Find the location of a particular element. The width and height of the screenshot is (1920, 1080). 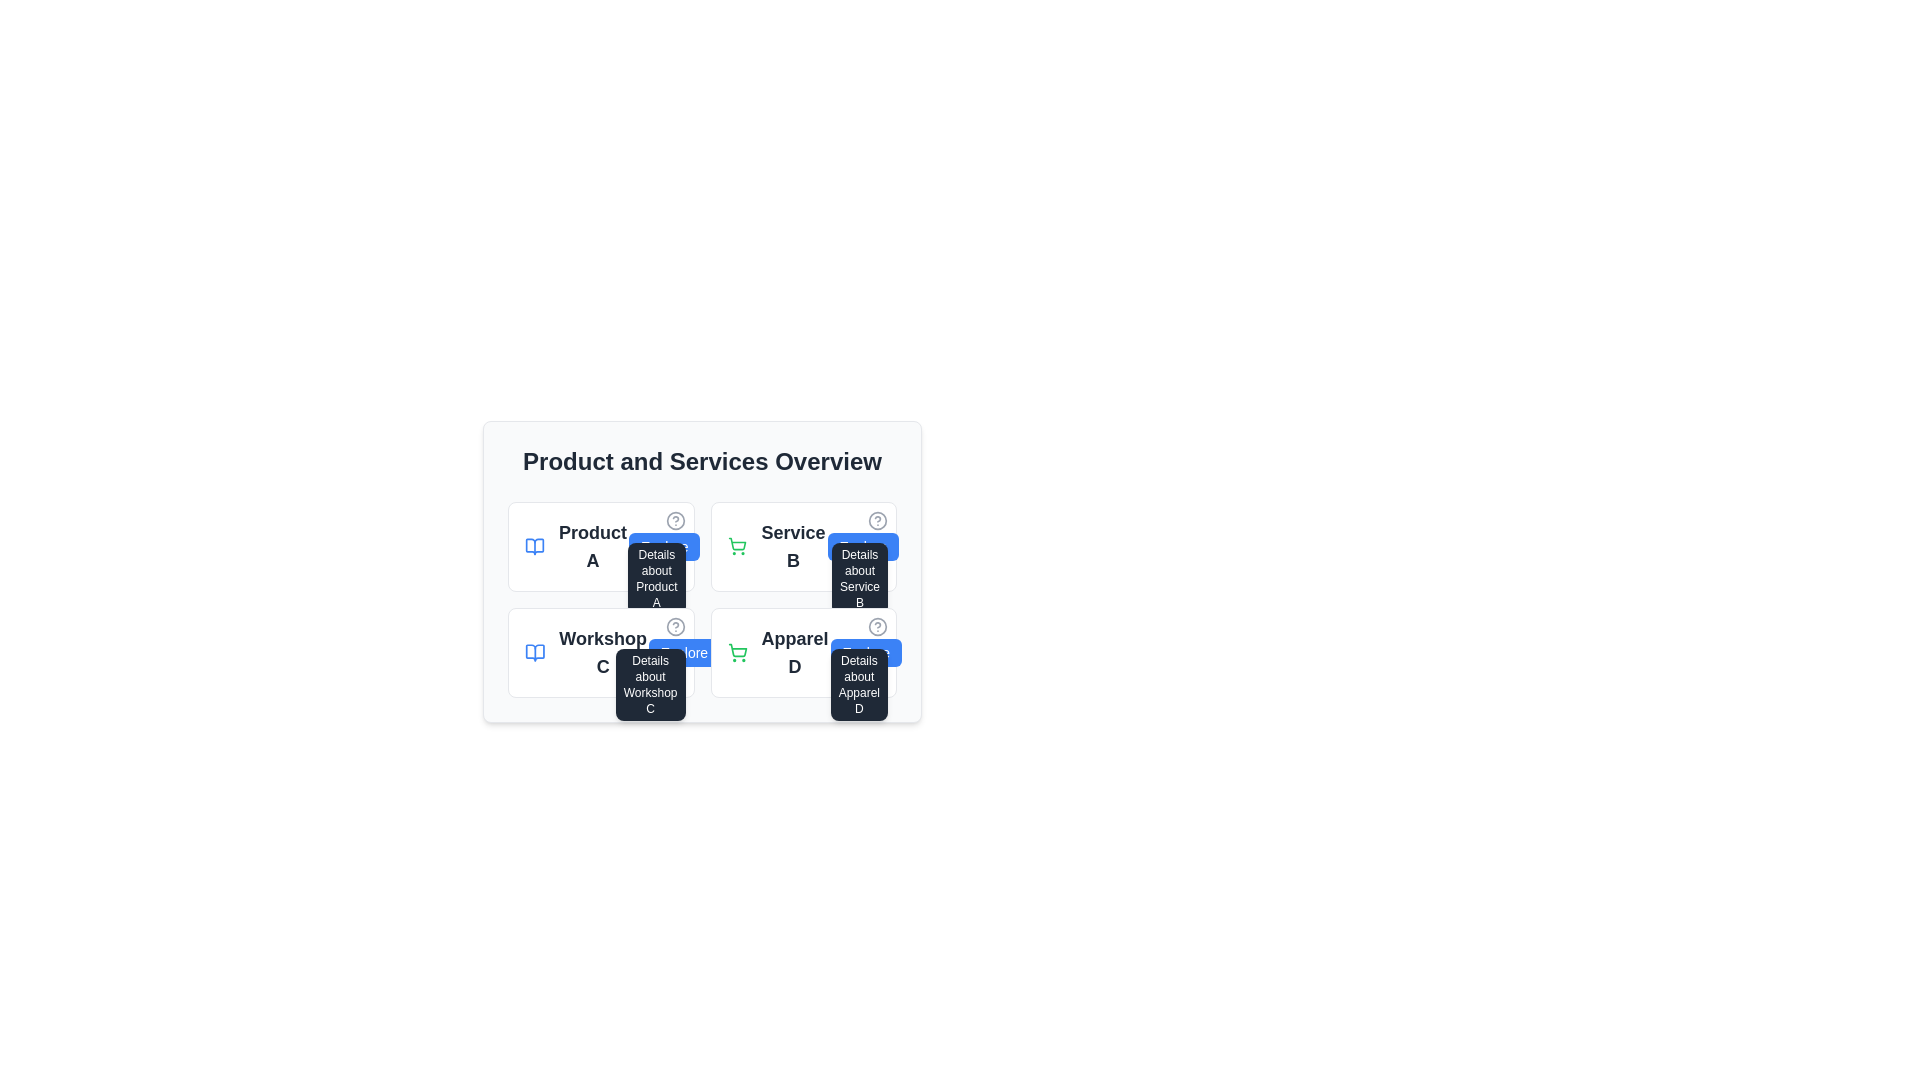

the shopping cart icon located to the left of the Informational Panel for 'Service B', which is positioned centrally between the green shopping cart icon and the blue 'Explore' button is located at coordinates (803, 547).